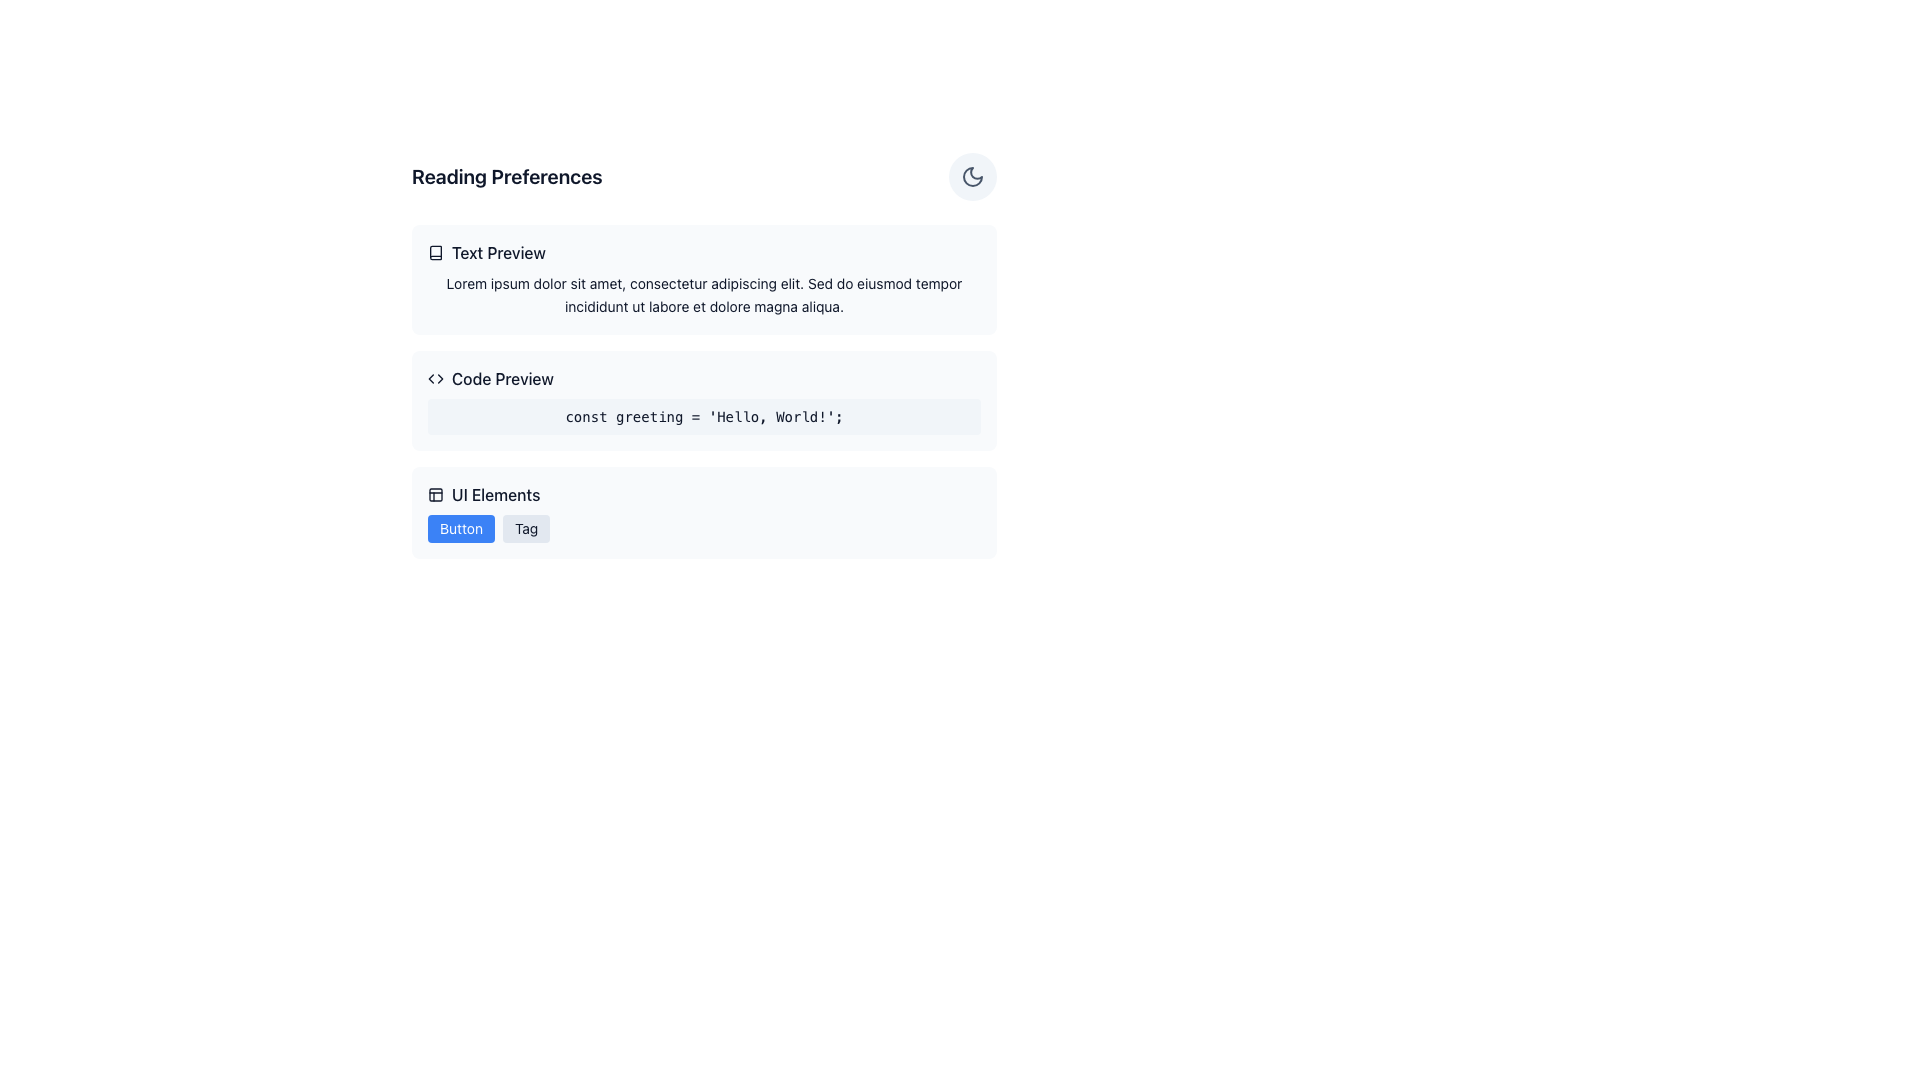 Image resolution: width=1920 pixels, height=1080 pixels. What do you see at coordinates (973, 176) in the screenshot?
I see `the circular button containing the crescent moon icon` at bounding box center [973, 176].